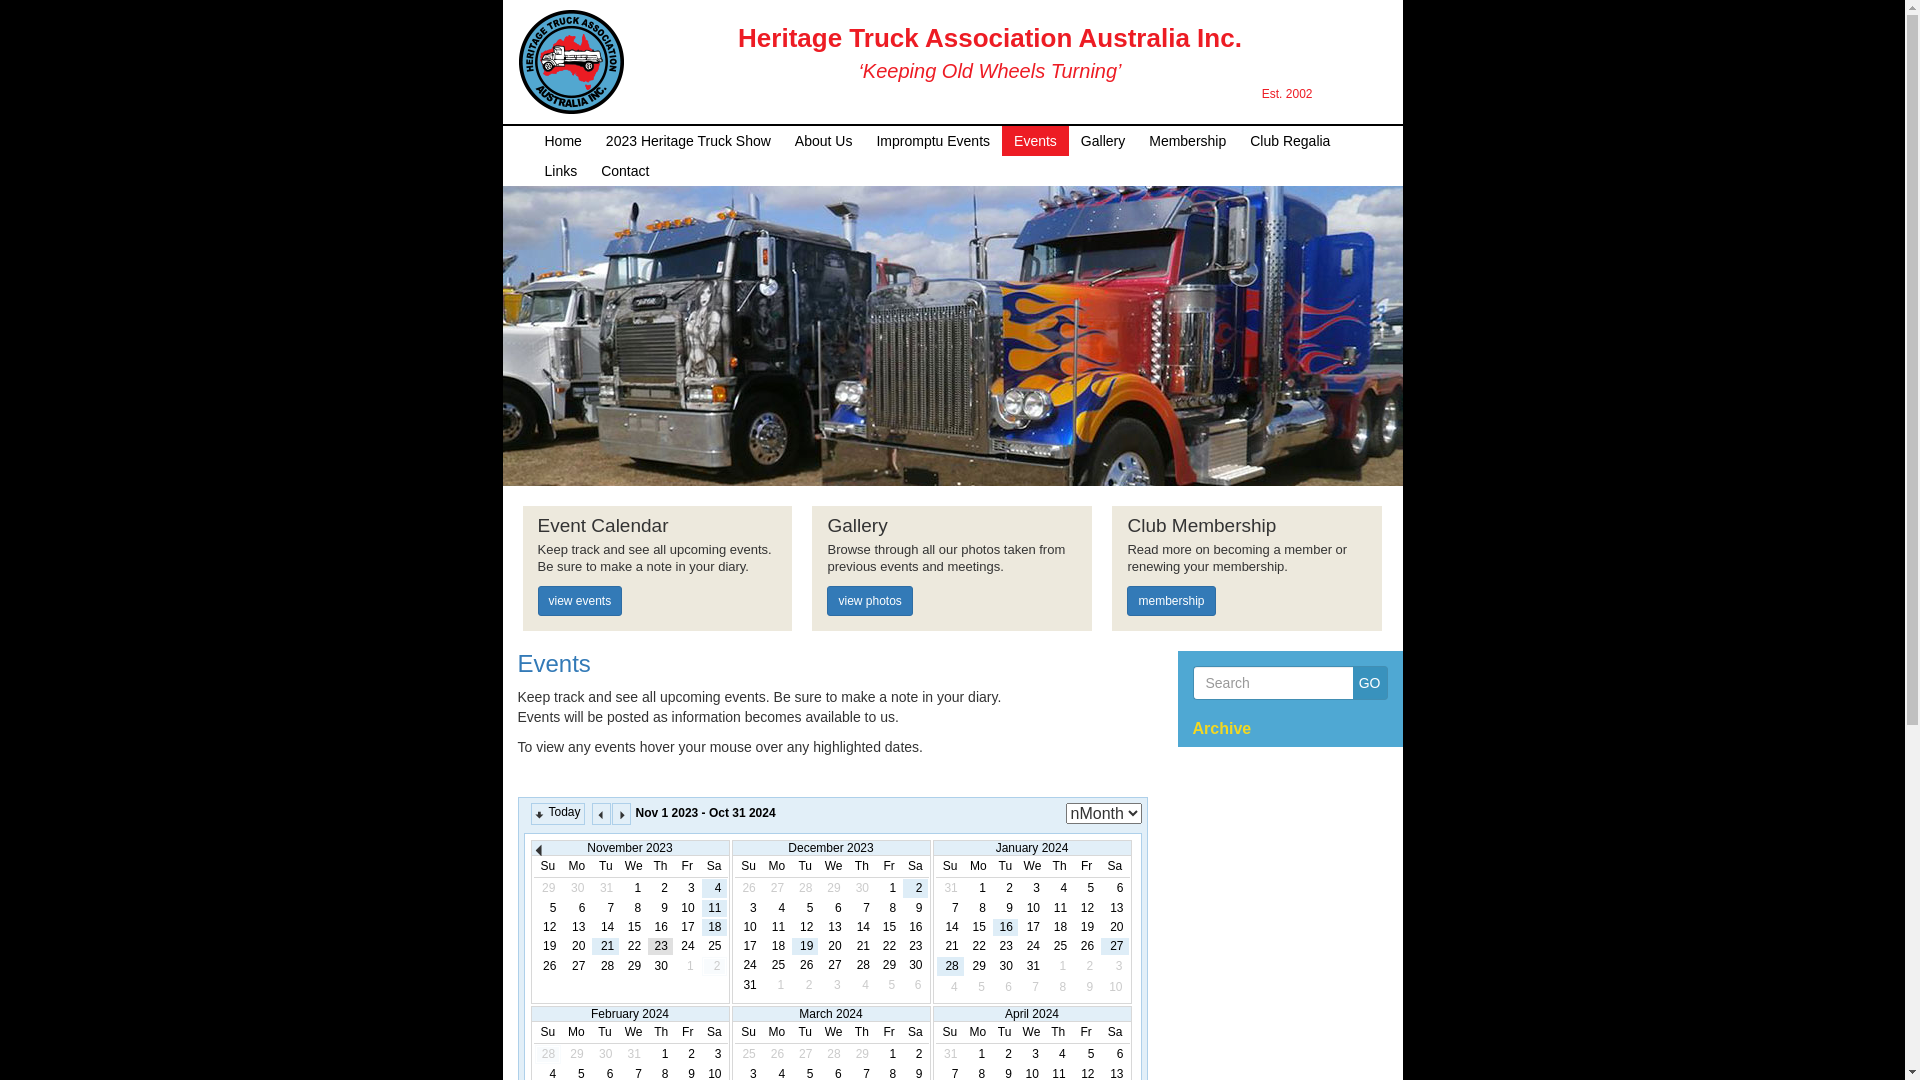 Image resolution: width=1920 pixels, height=1080 pixels. What do you see at coordinates (869, 600) in the screenshot?
I see `'view photos'` at bounding box center [869, 600].